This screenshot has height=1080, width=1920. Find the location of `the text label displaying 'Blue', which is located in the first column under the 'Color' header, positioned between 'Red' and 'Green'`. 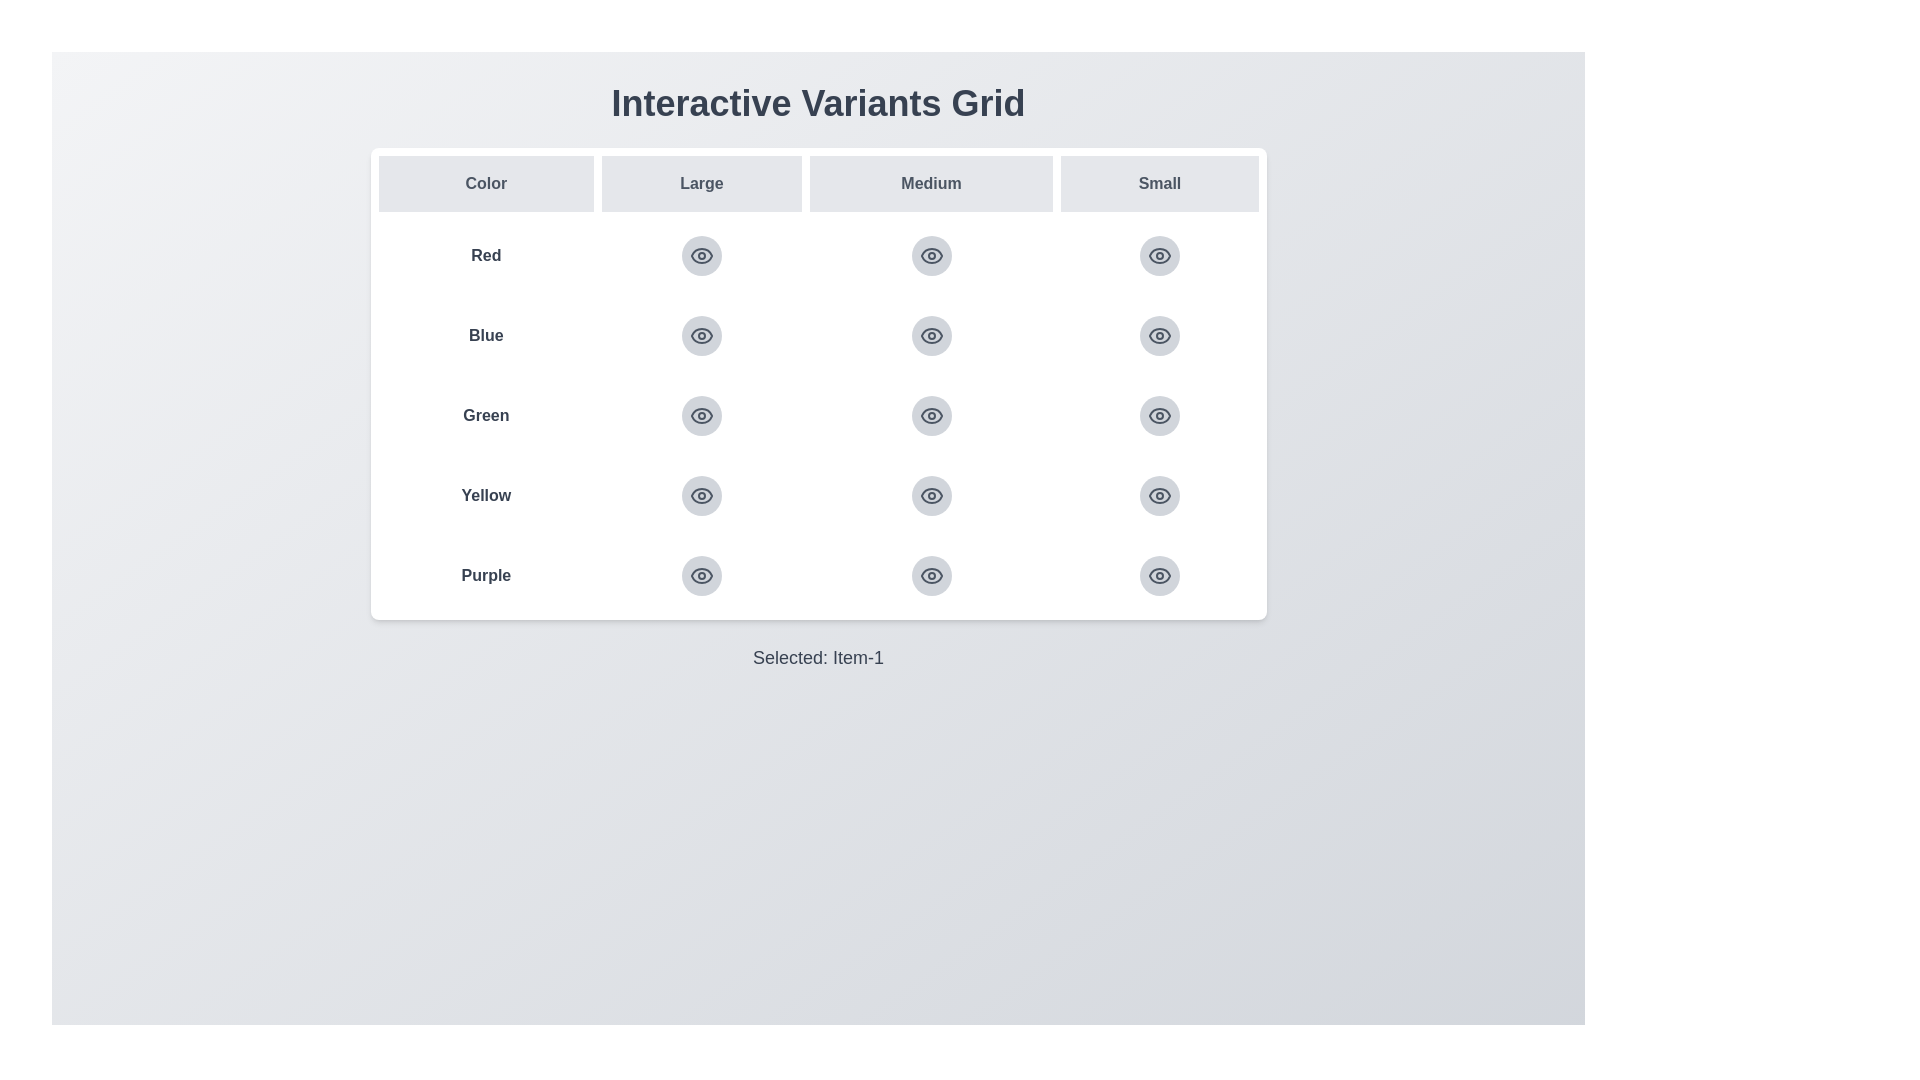

the text label displaying 'Blue', which is located in the first column under the 'Color' header, positioned between 'Red' and 'Green' is located at coordinates (486, 334).